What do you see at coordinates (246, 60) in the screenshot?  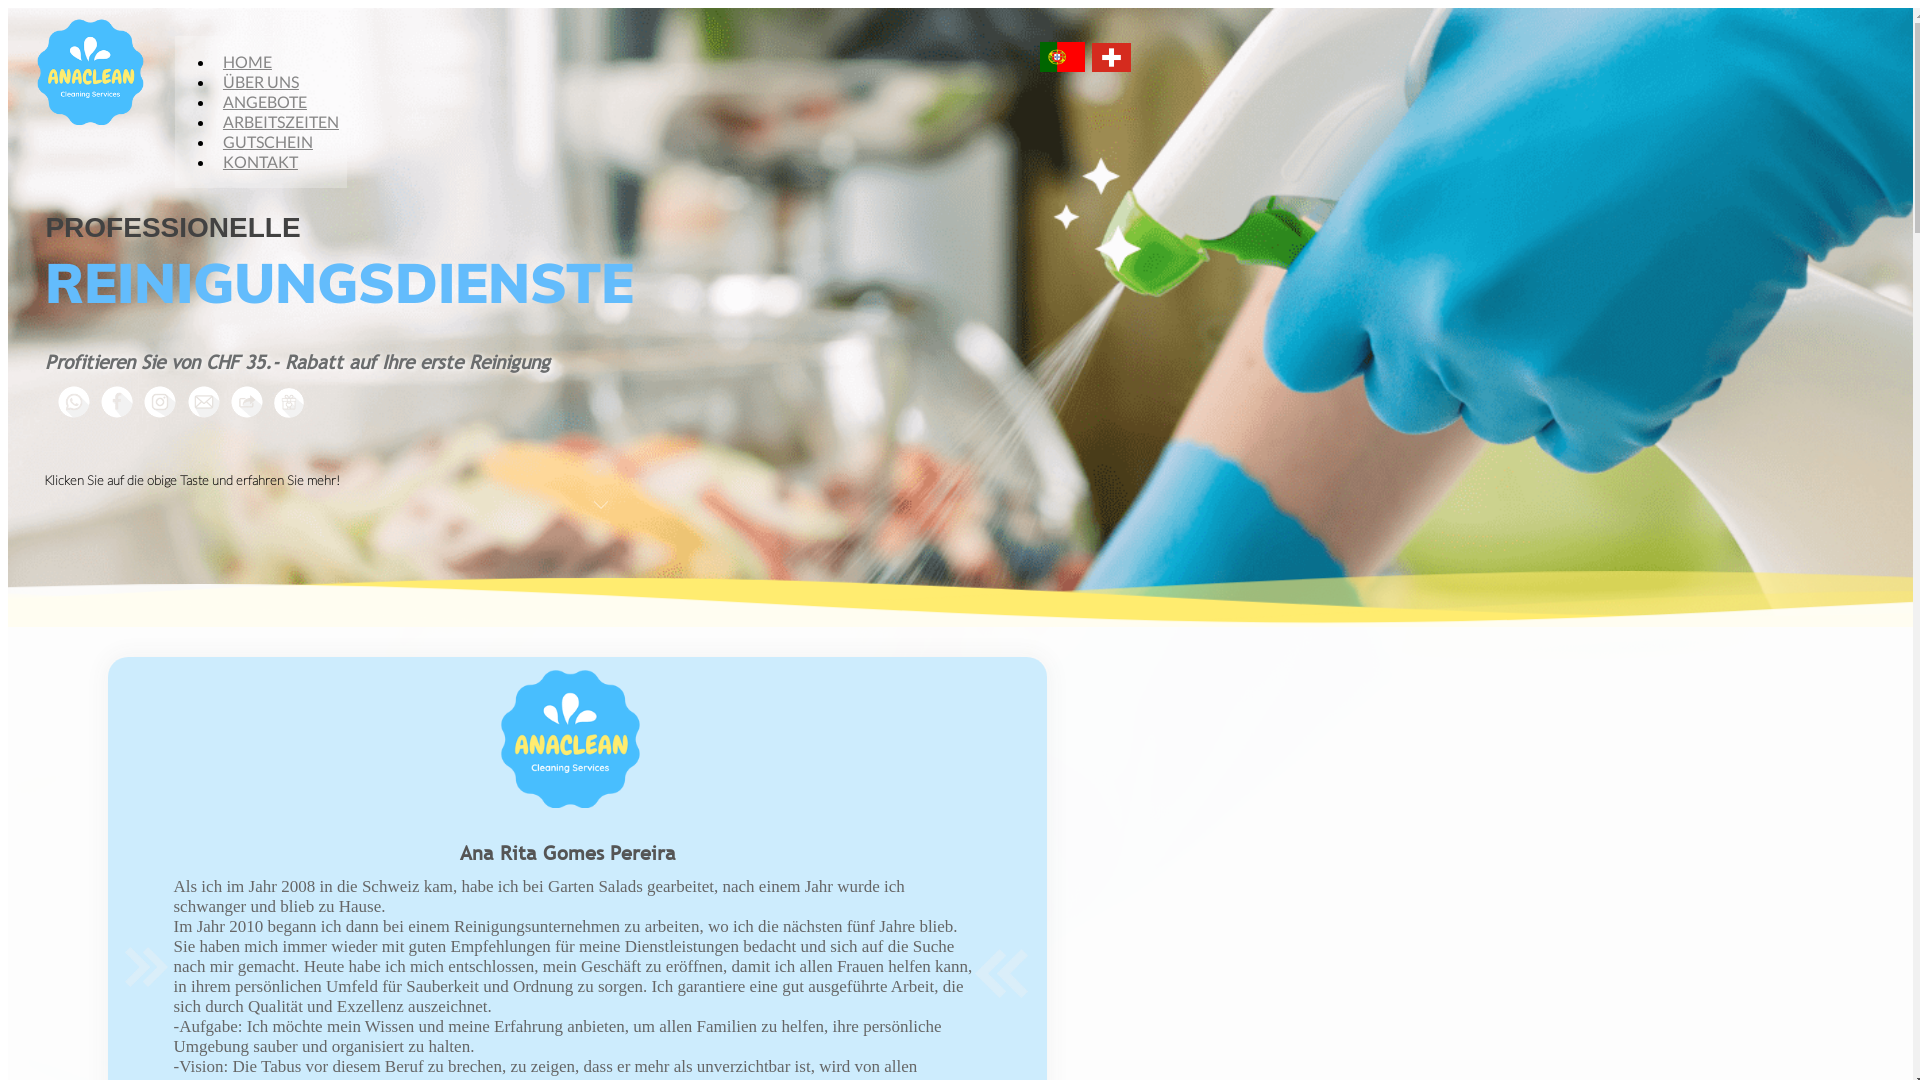 I see `'HOME'` at bounding box center [246, 60].